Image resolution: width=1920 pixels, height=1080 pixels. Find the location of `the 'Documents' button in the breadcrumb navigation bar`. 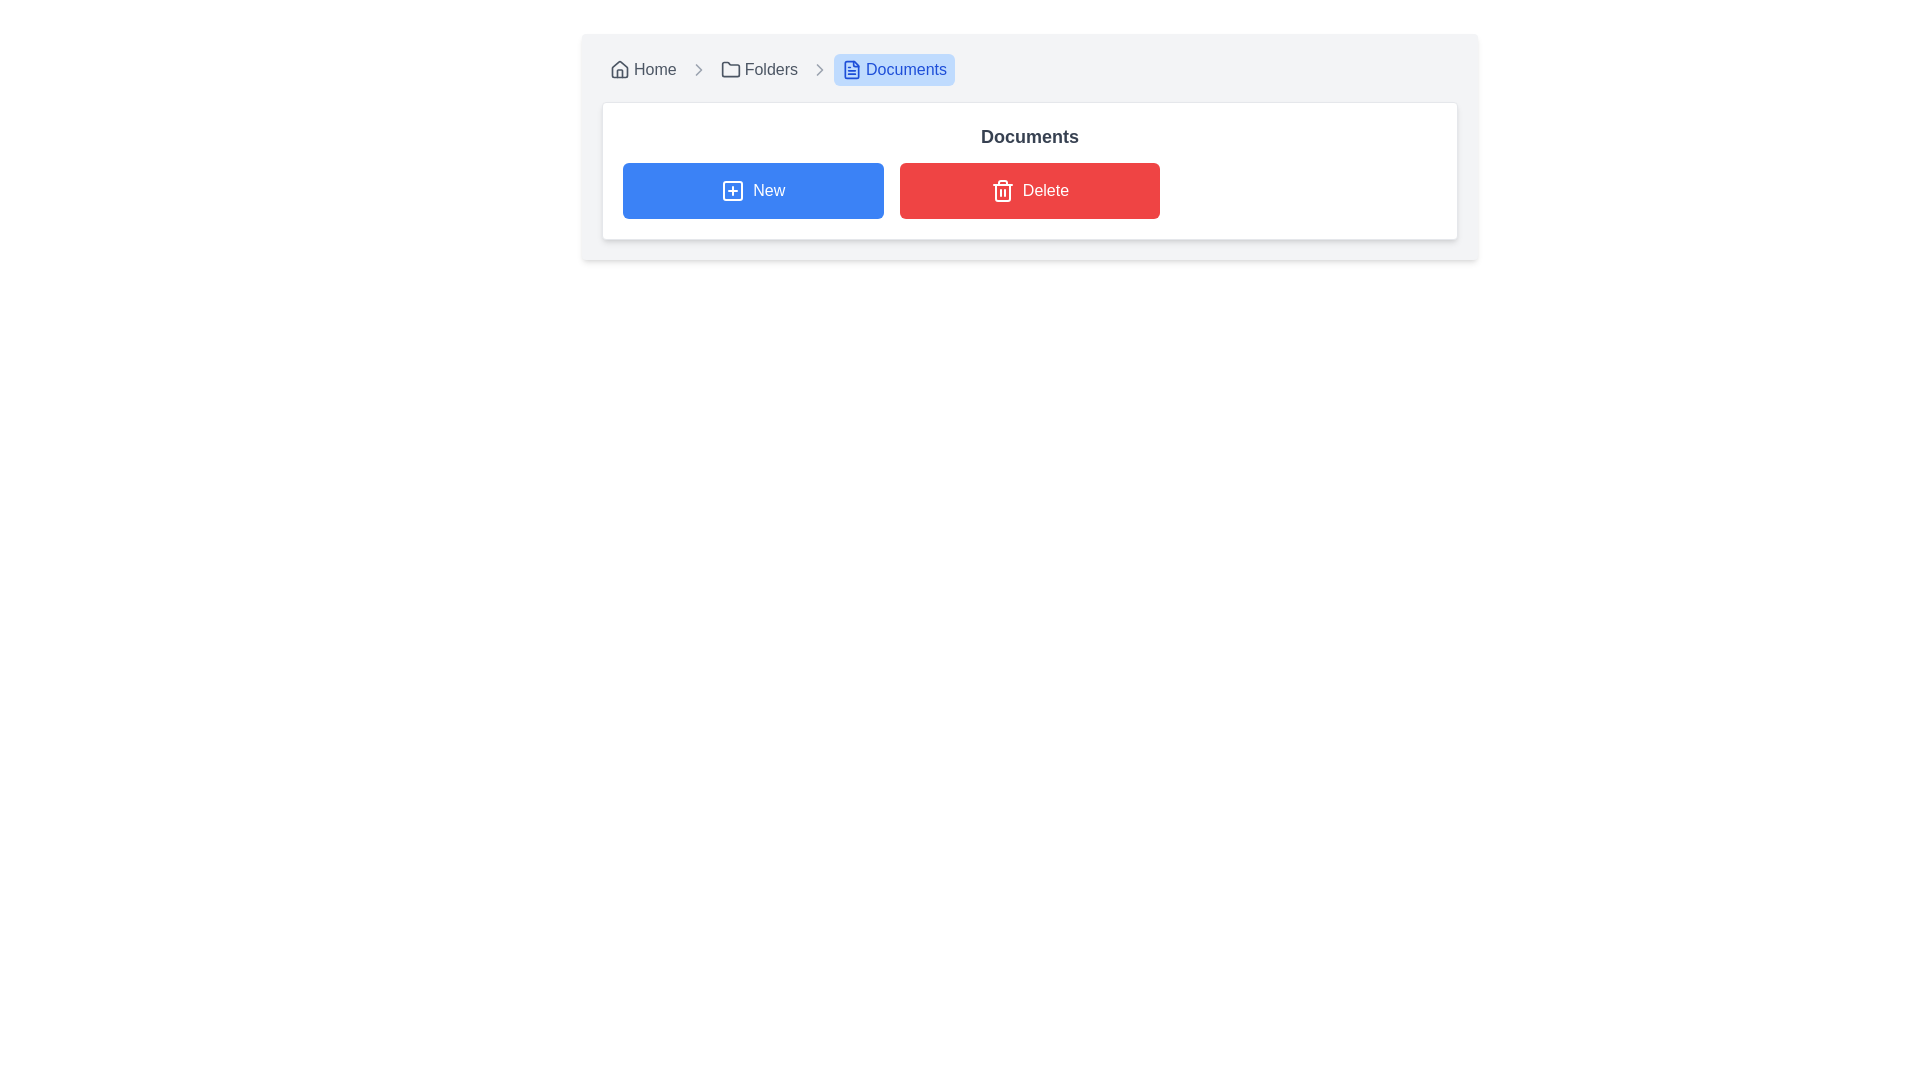

the 'Documents' button in the breadcrumb navigation bar is located at coordinates (893, 68).